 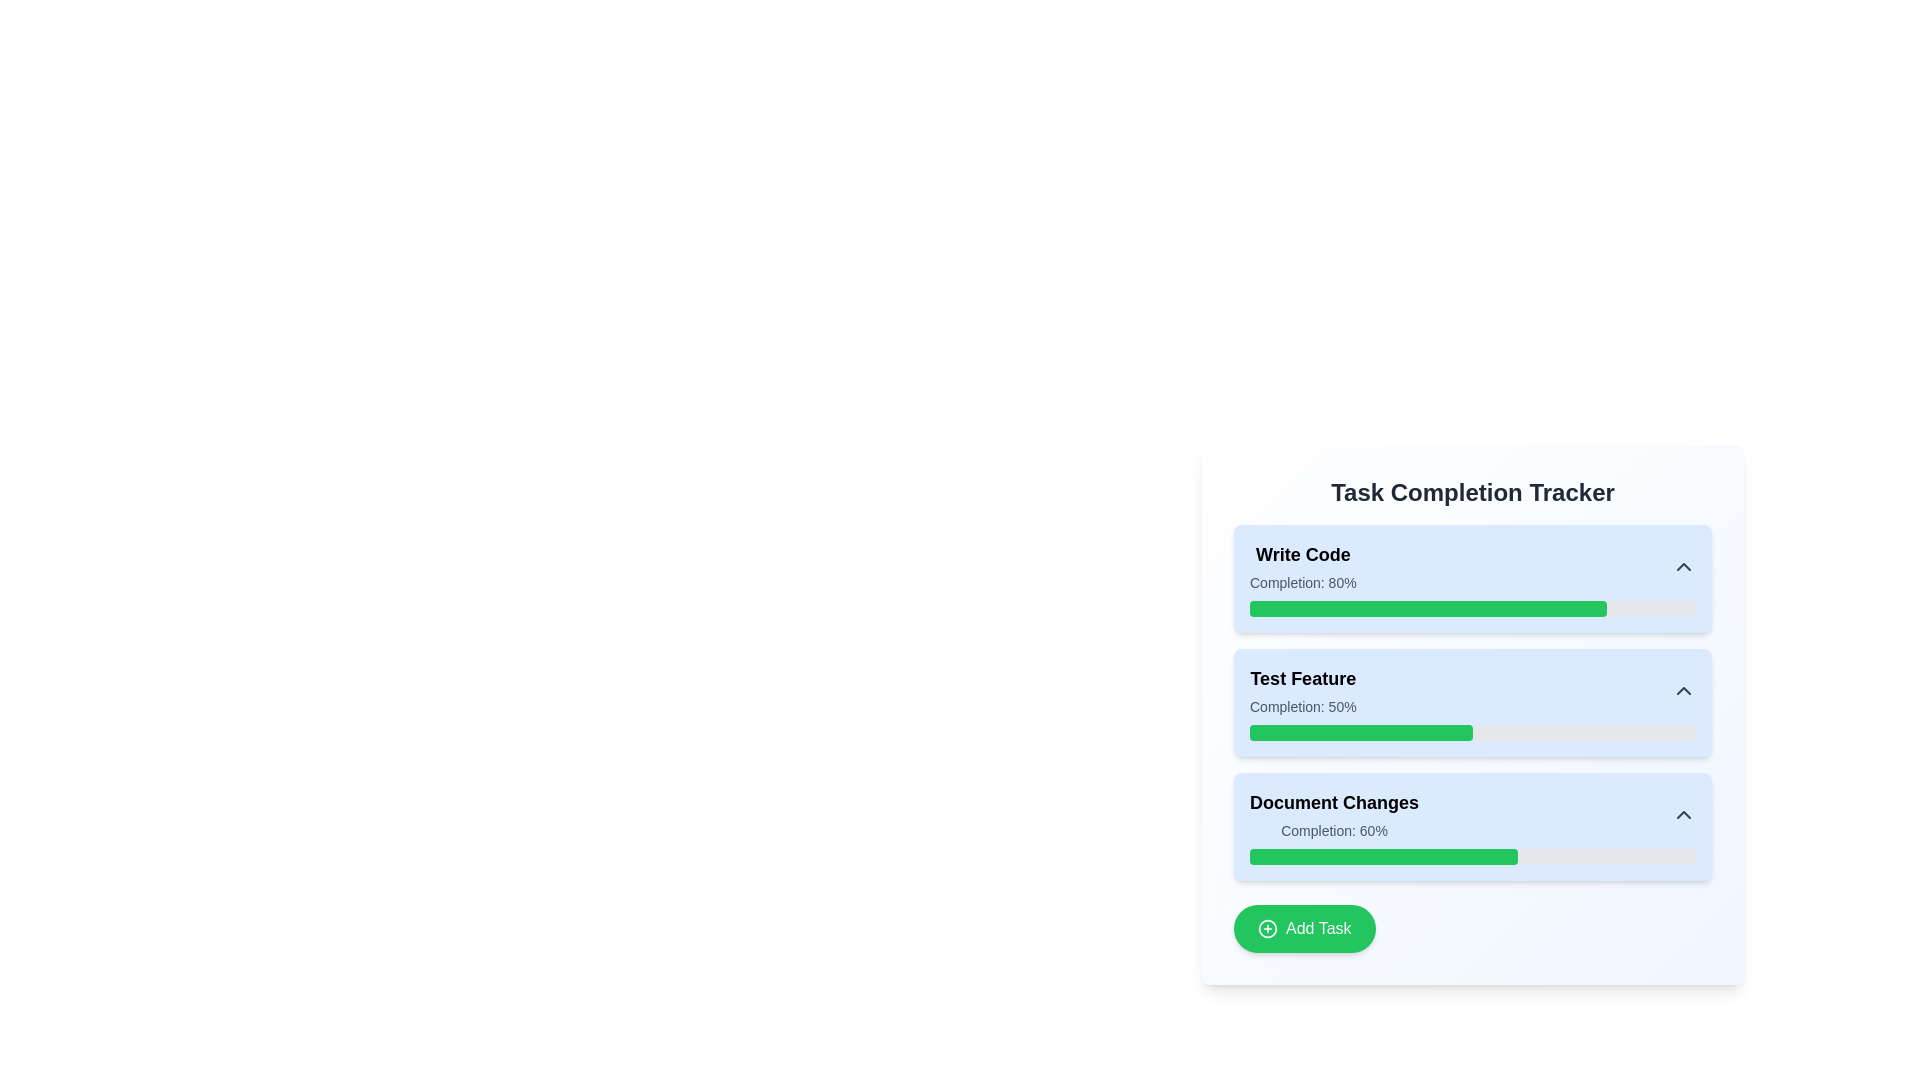 I want to click on the progress percentage label for the task 'Document Changes', located at the bottom of its card, aligned with other completion labels in the 'Task Completion Tracker' section, so click(x=1334, y=830).